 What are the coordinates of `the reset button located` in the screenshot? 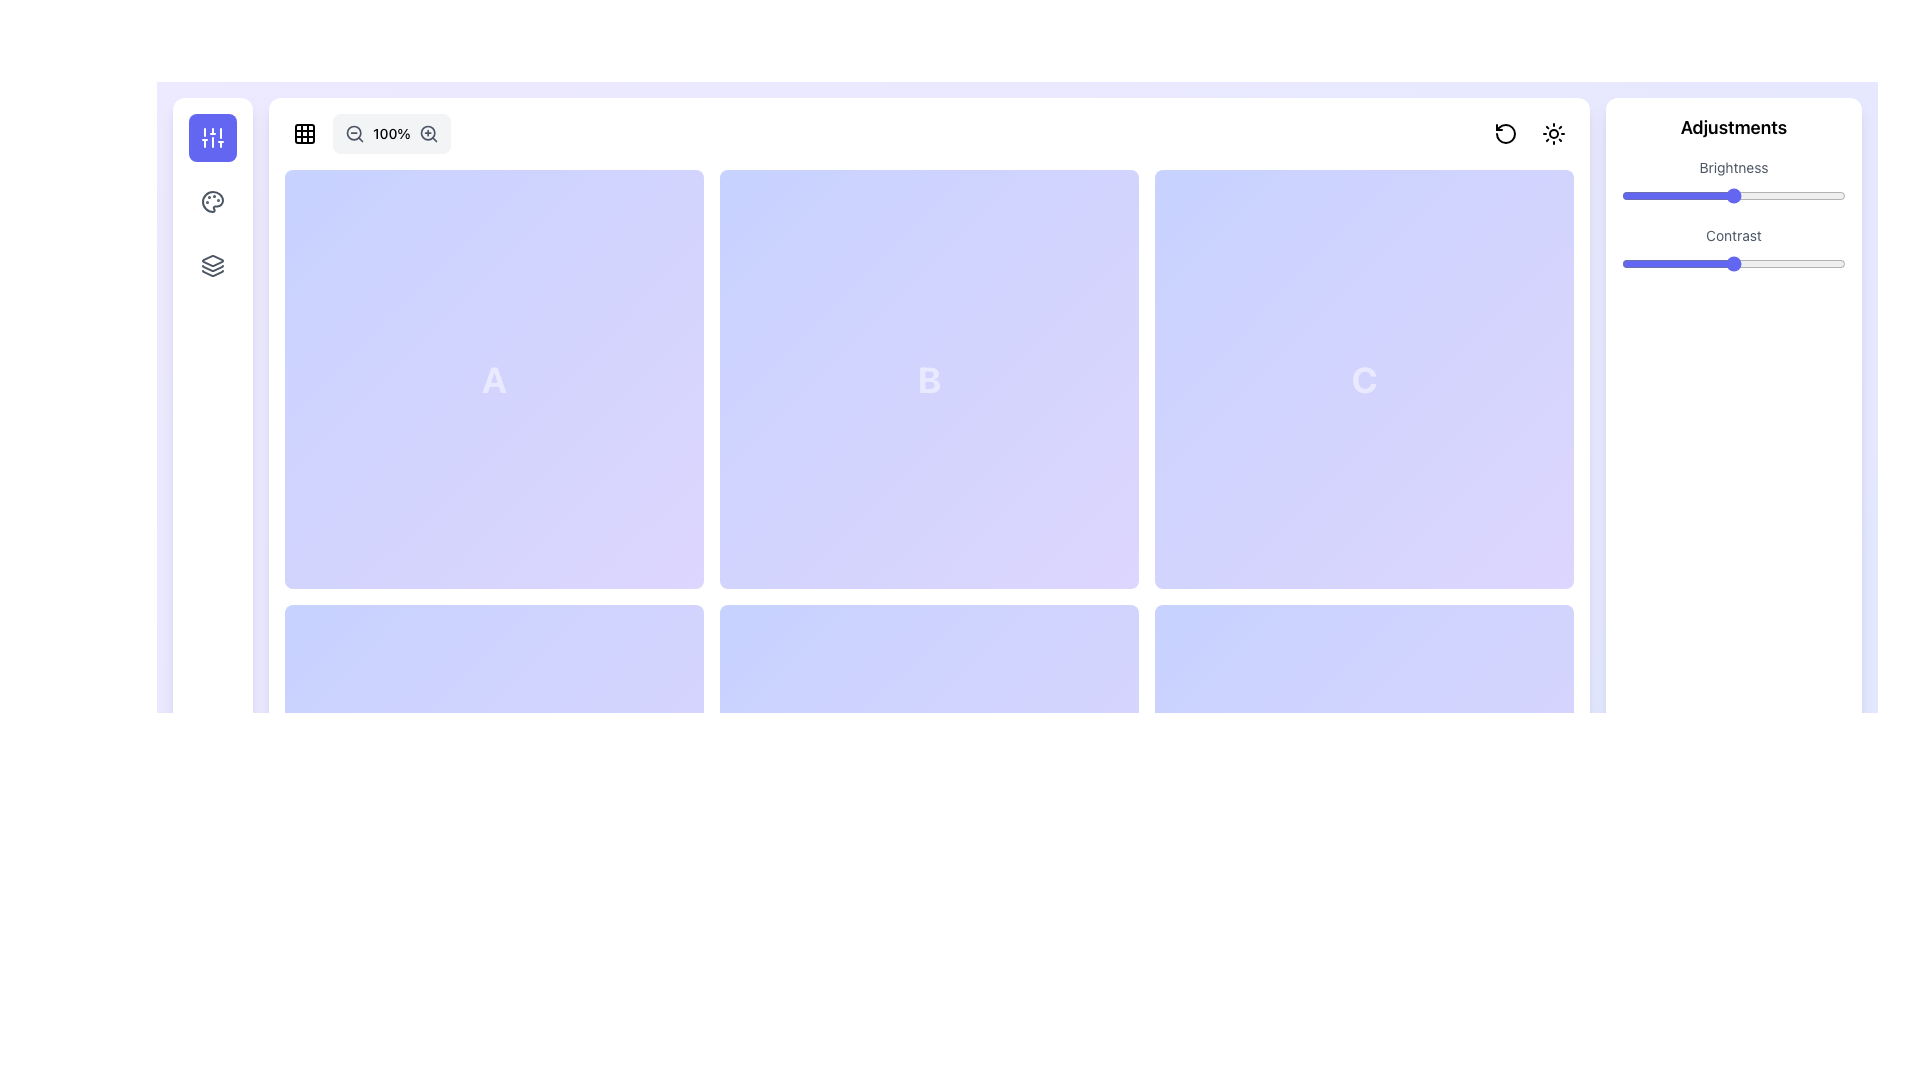 It's located at (1506, 134).